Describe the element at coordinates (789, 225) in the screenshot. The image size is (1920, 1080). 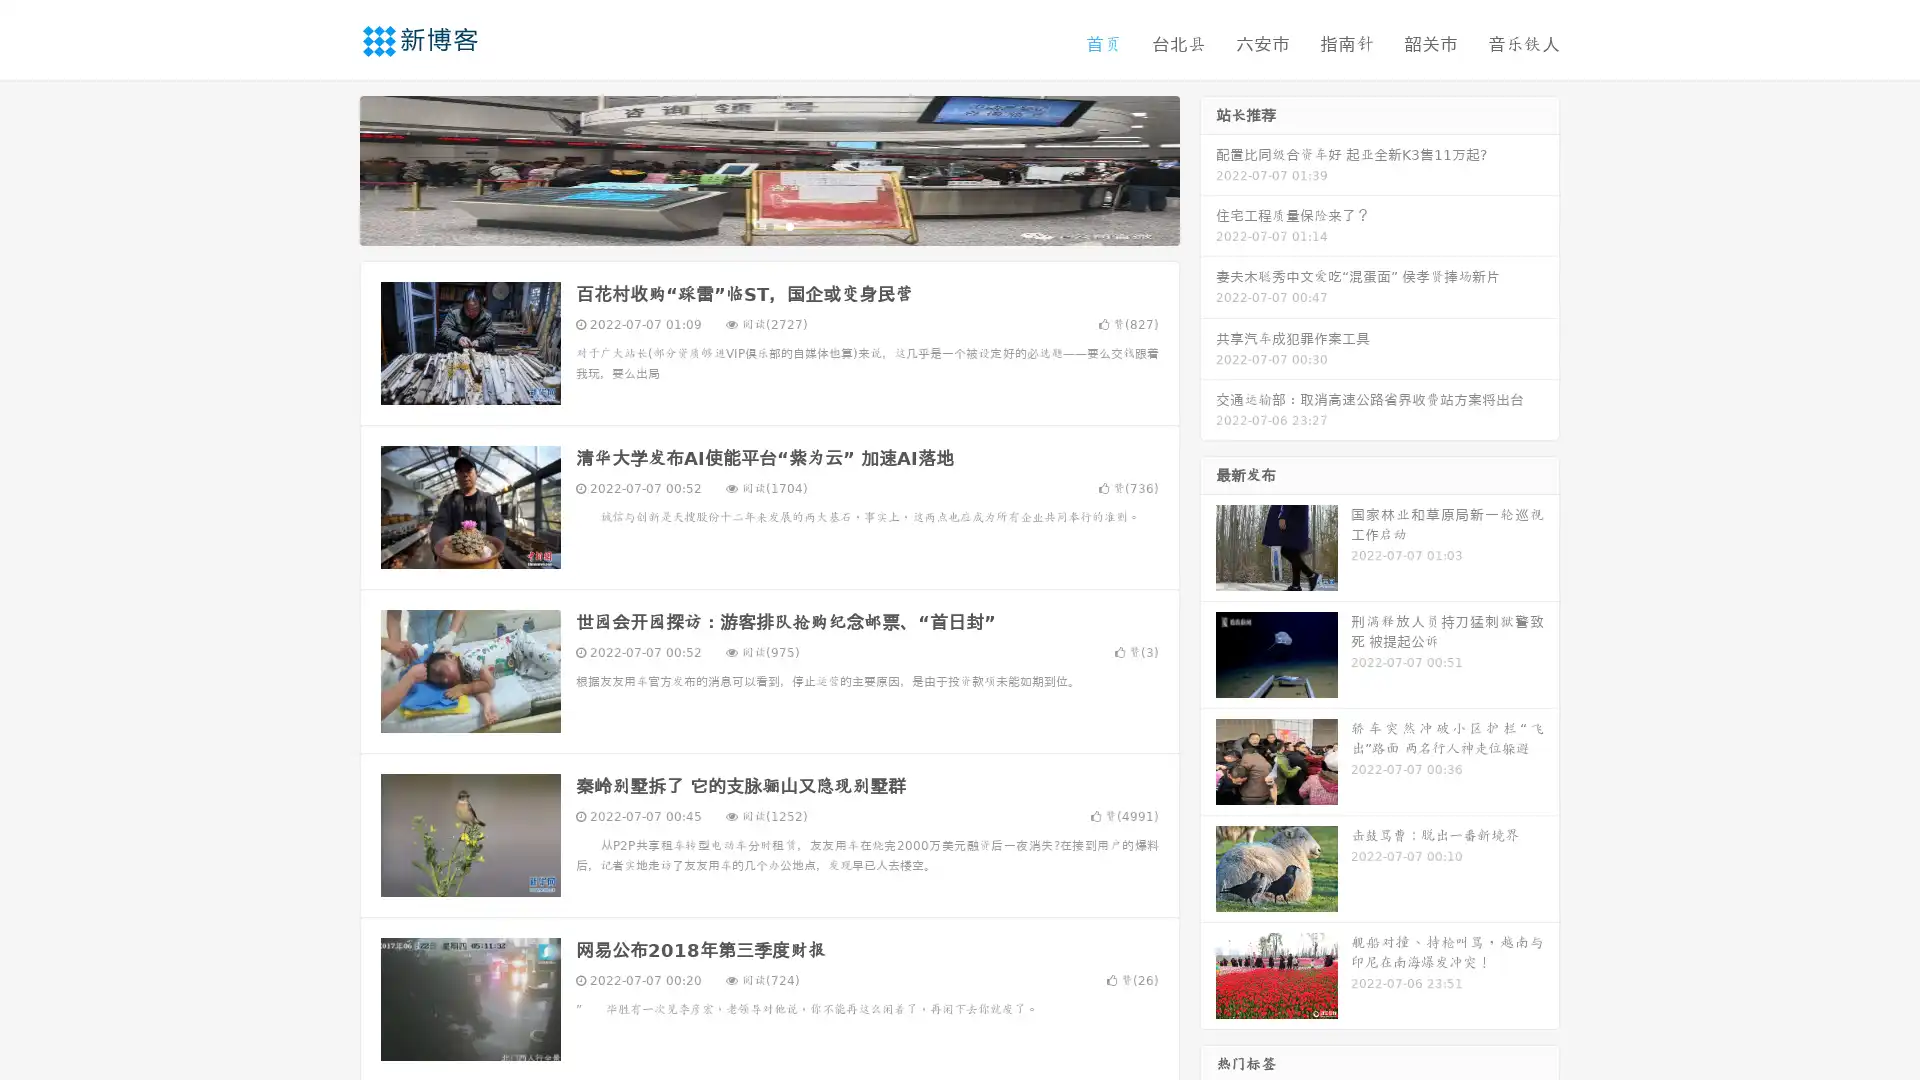
I see `Go to slide 3` at that location.